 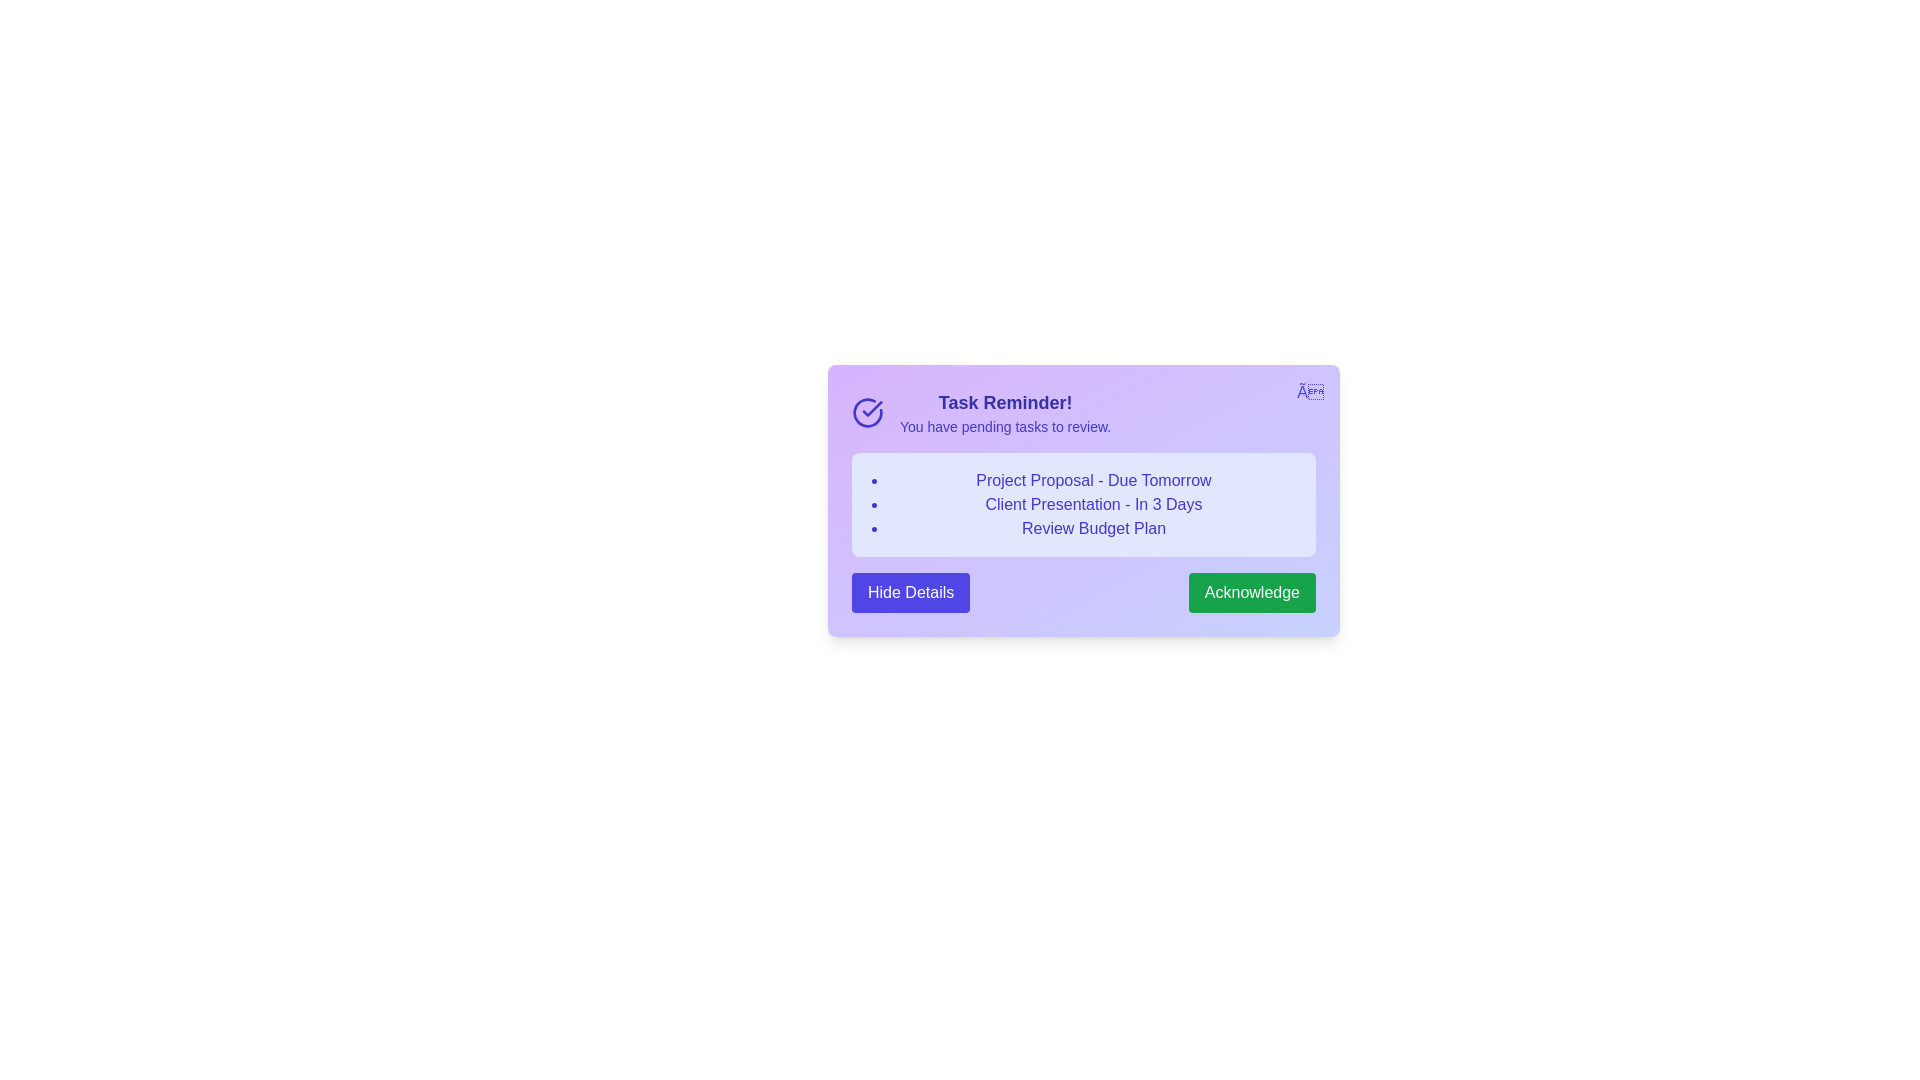 I want to click on the task title 'Review Budget Plan' for interaction, so click(x=1093, y=527).